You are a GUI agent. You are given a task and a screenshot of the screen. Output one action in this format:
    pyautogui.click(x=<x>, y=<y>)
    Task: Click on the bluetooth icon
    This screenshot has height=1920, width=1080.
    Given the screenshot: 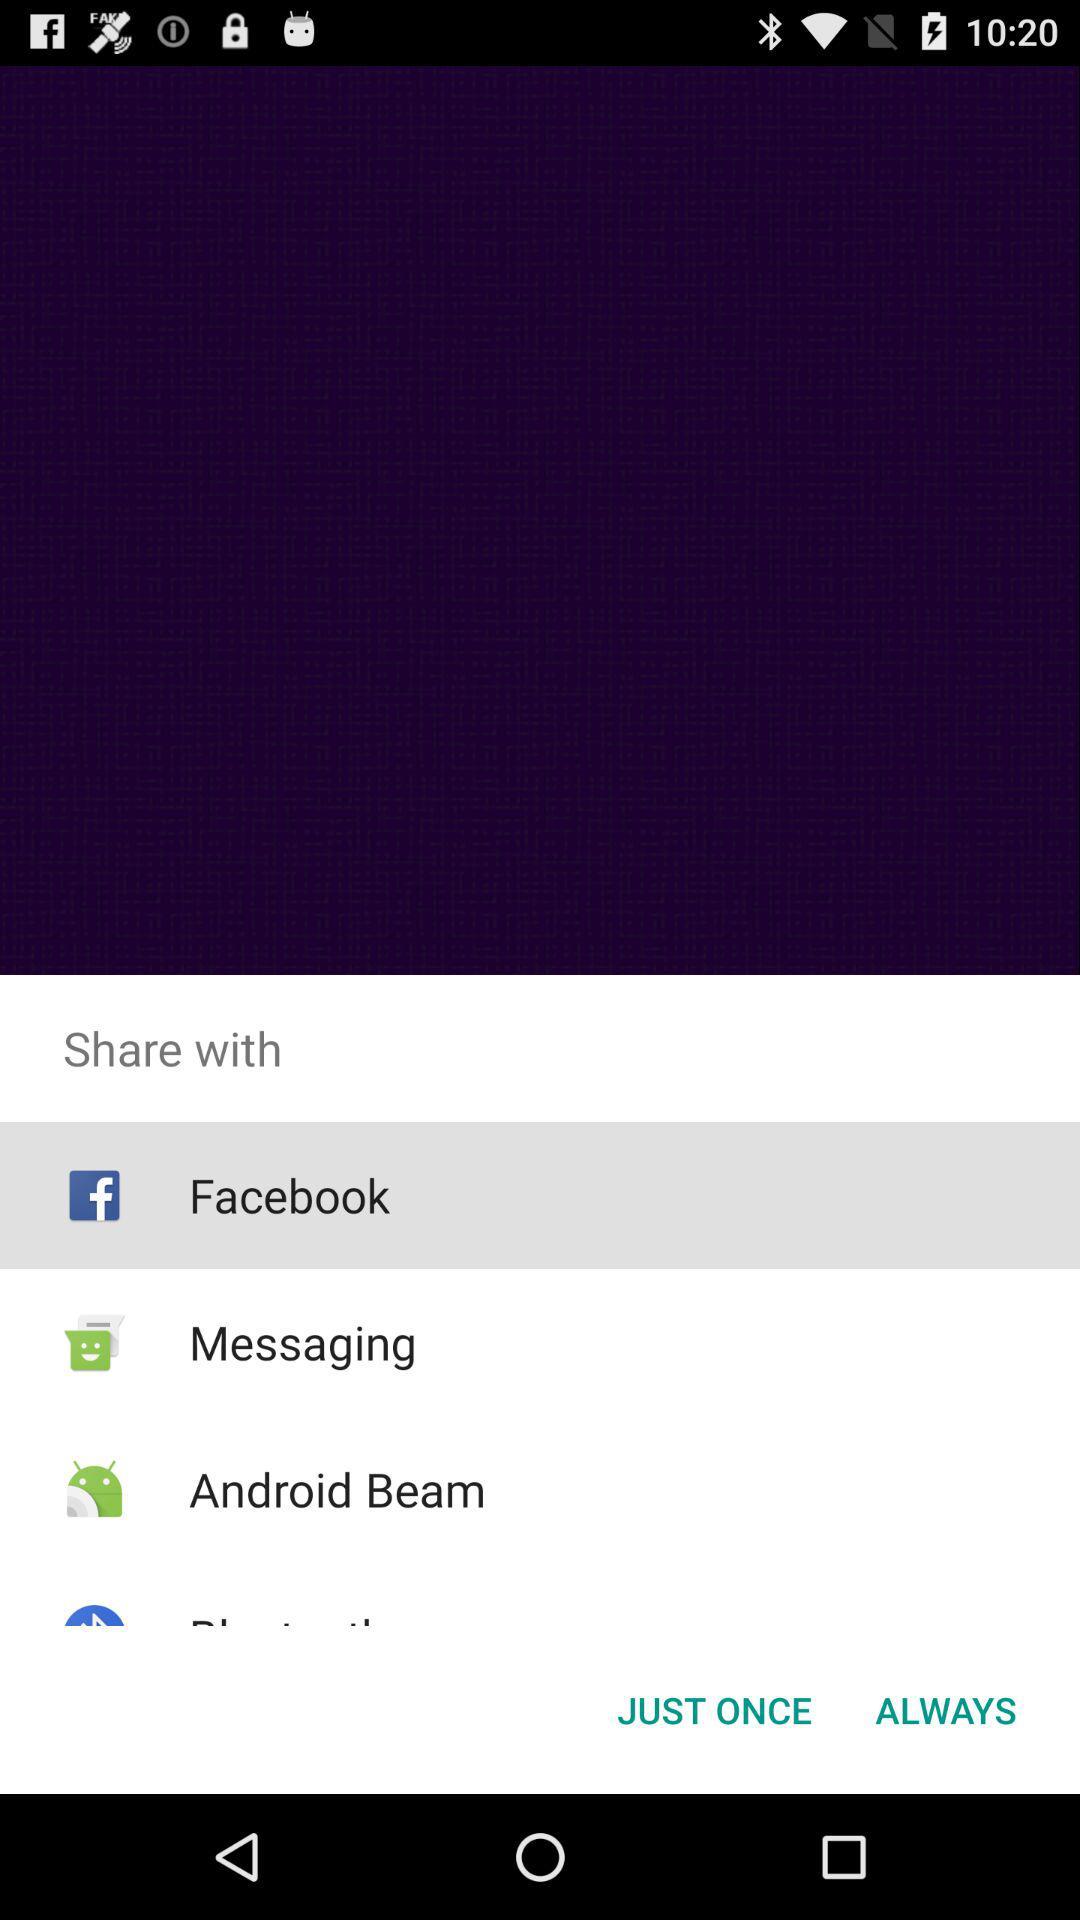 What is the action you would take?
    pyautogui.click(x=288, y=1636)
    